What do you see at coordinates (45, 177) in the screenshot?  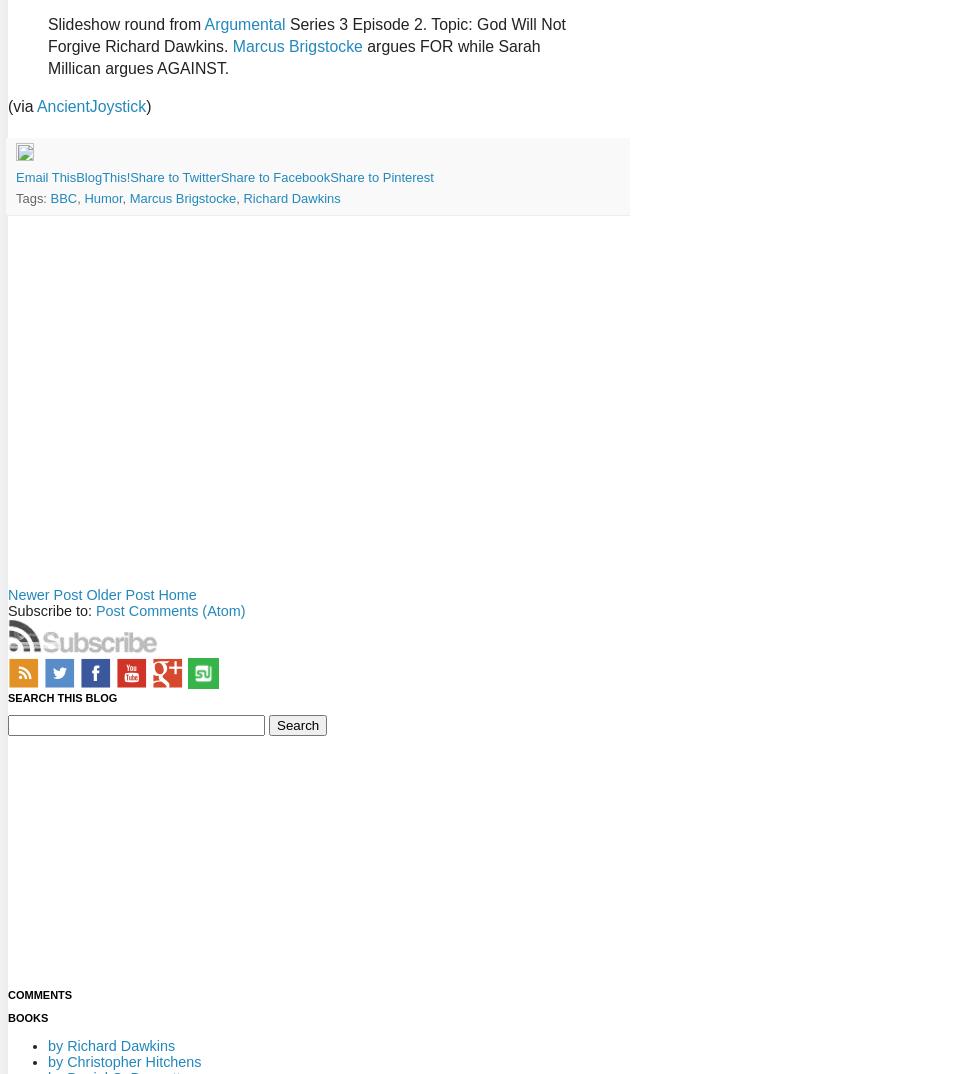 I see `'Email This'` at bounding box center [45, 177].